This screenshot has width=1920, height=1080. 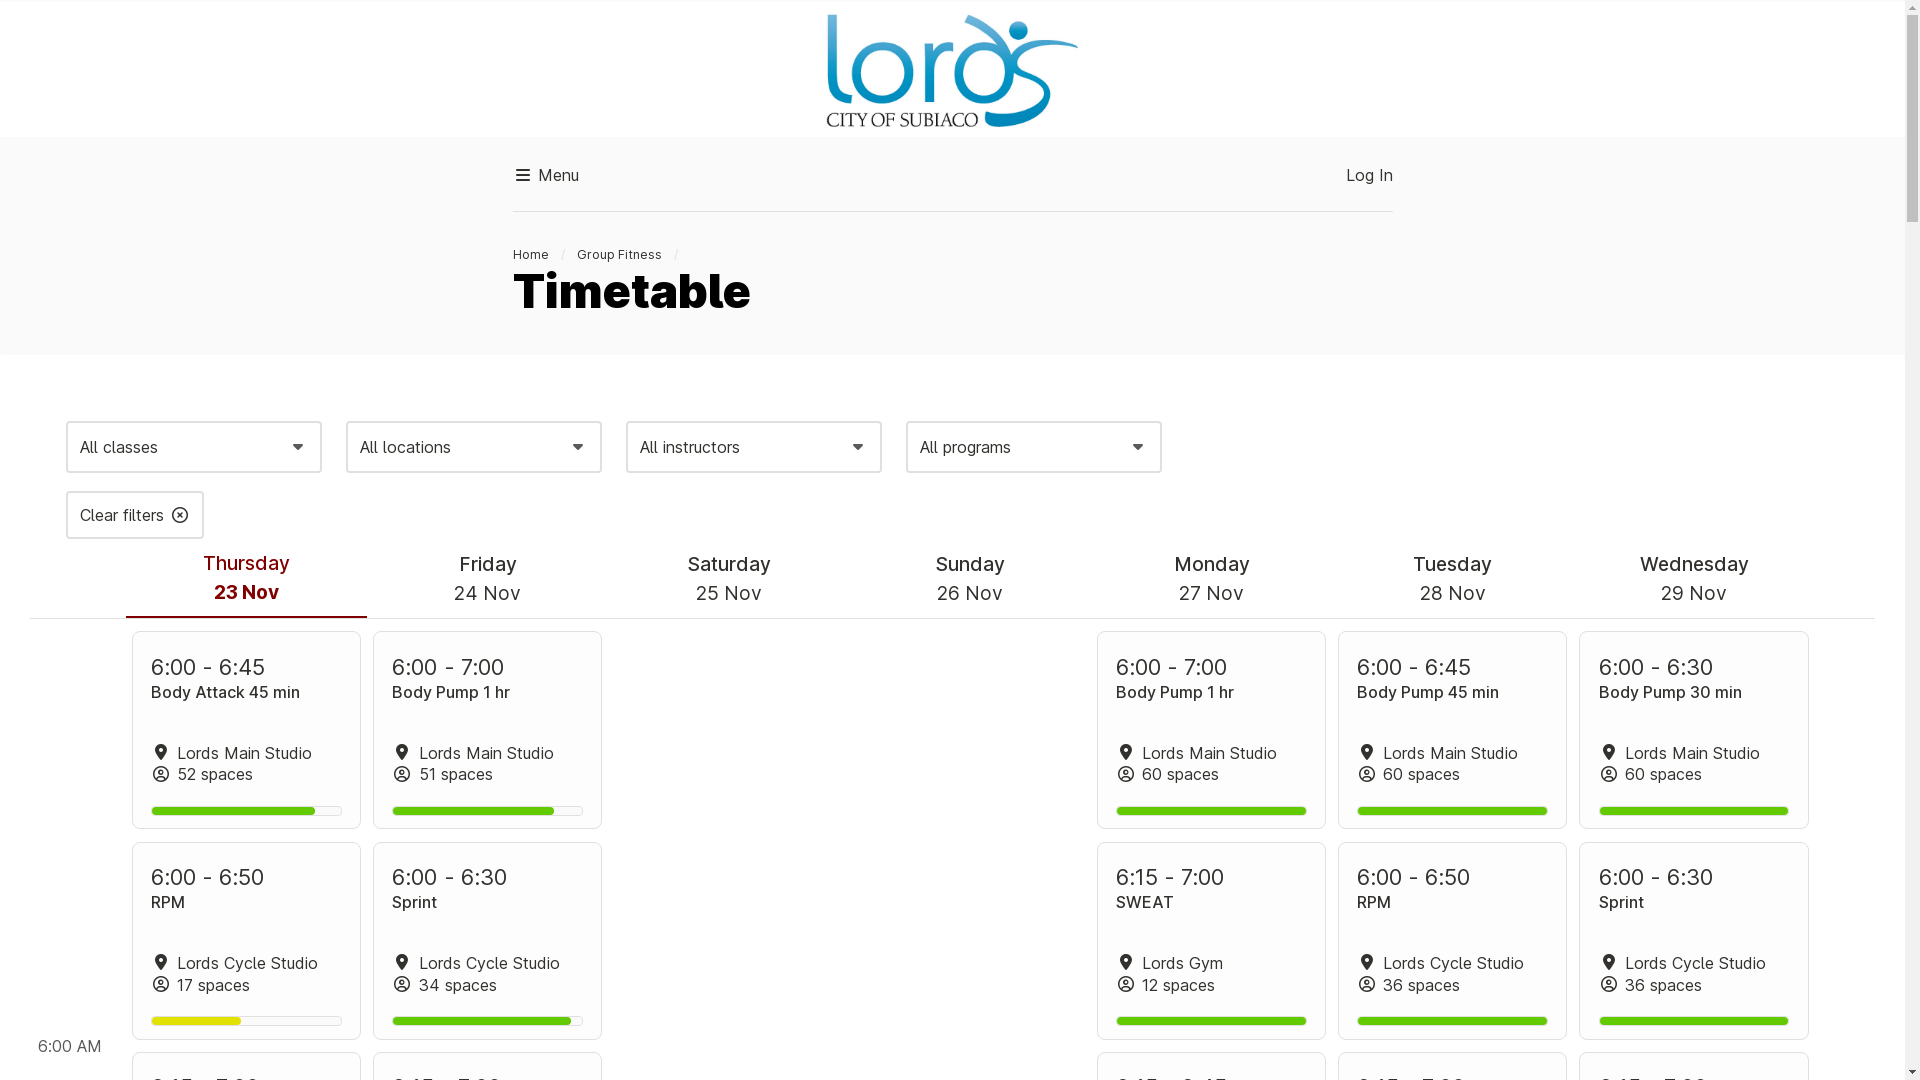 What do you see at coordinates (1692, 729) in the screenshot?
I see `'Body Pump 30 min` at bounding box center [1692, 729].